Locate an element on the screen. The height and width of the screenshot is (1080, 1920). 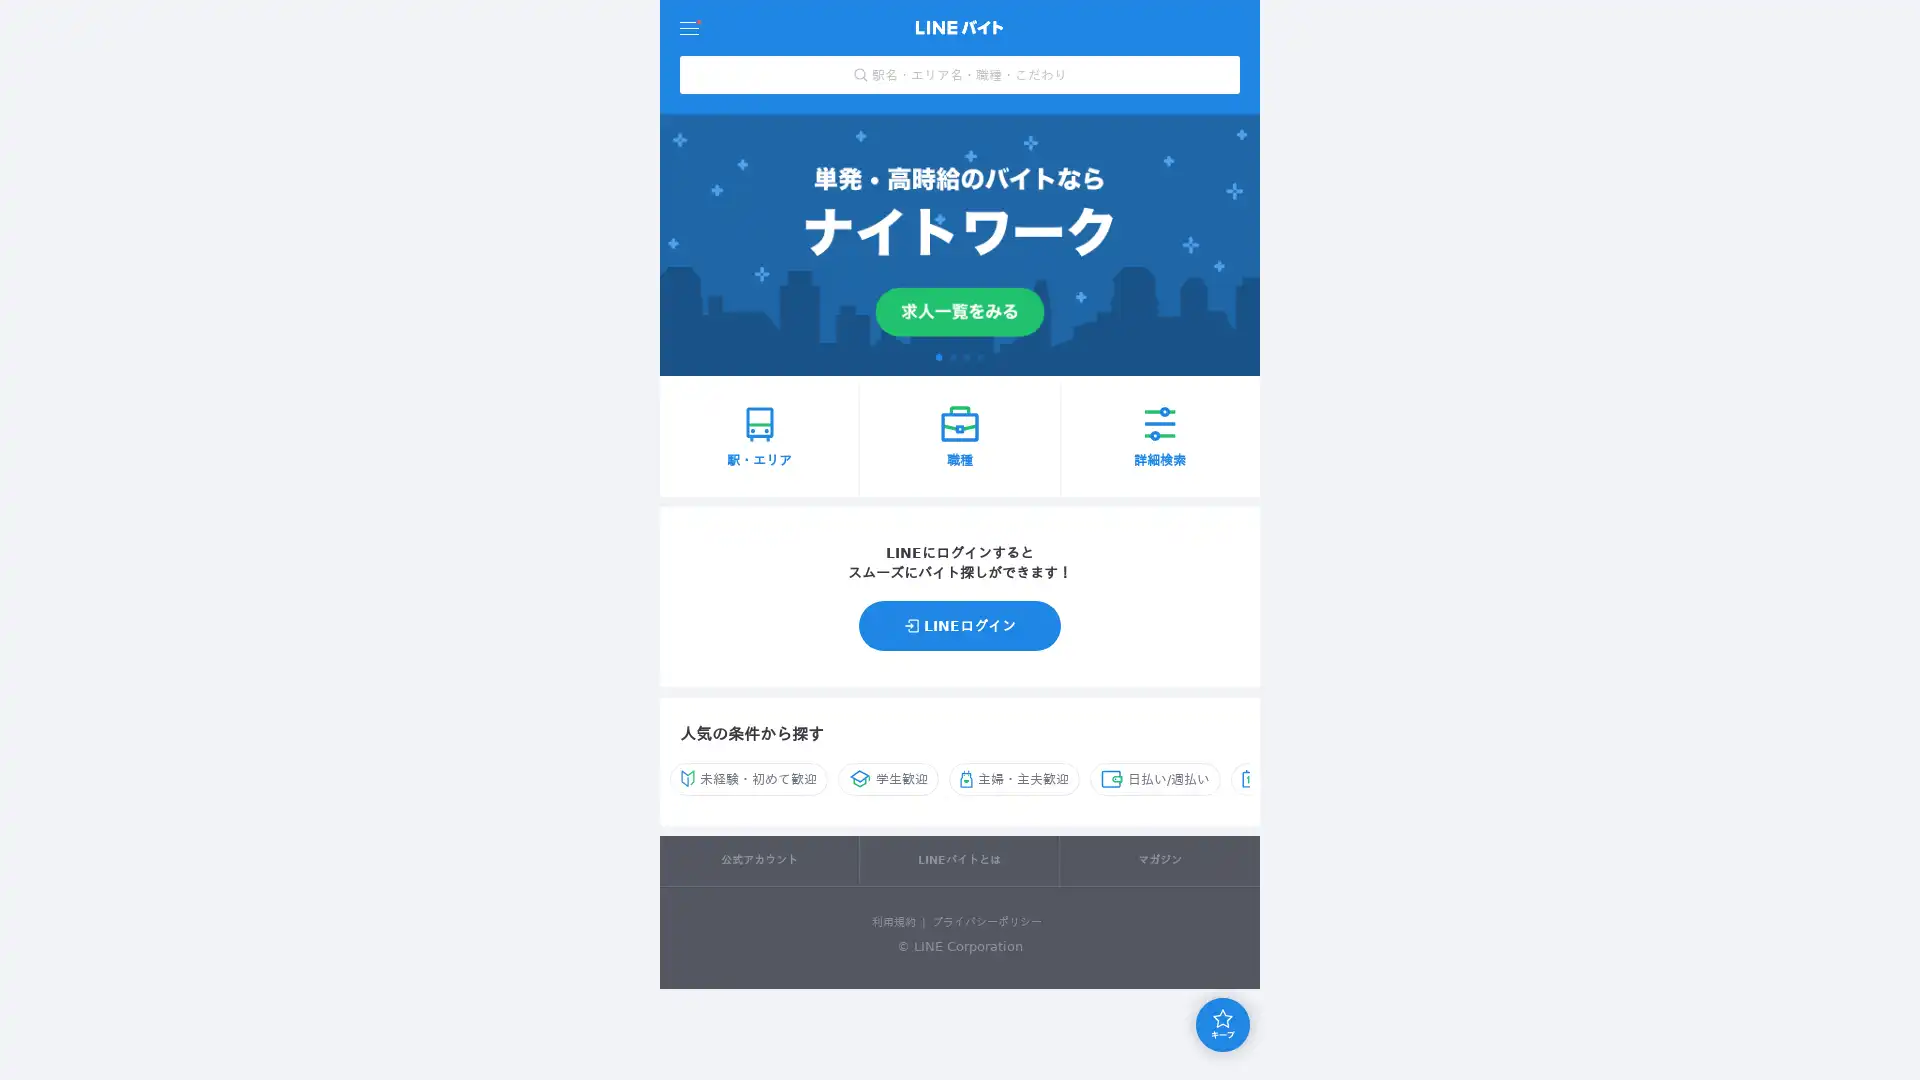
1 is located at coordinates (938, 355).